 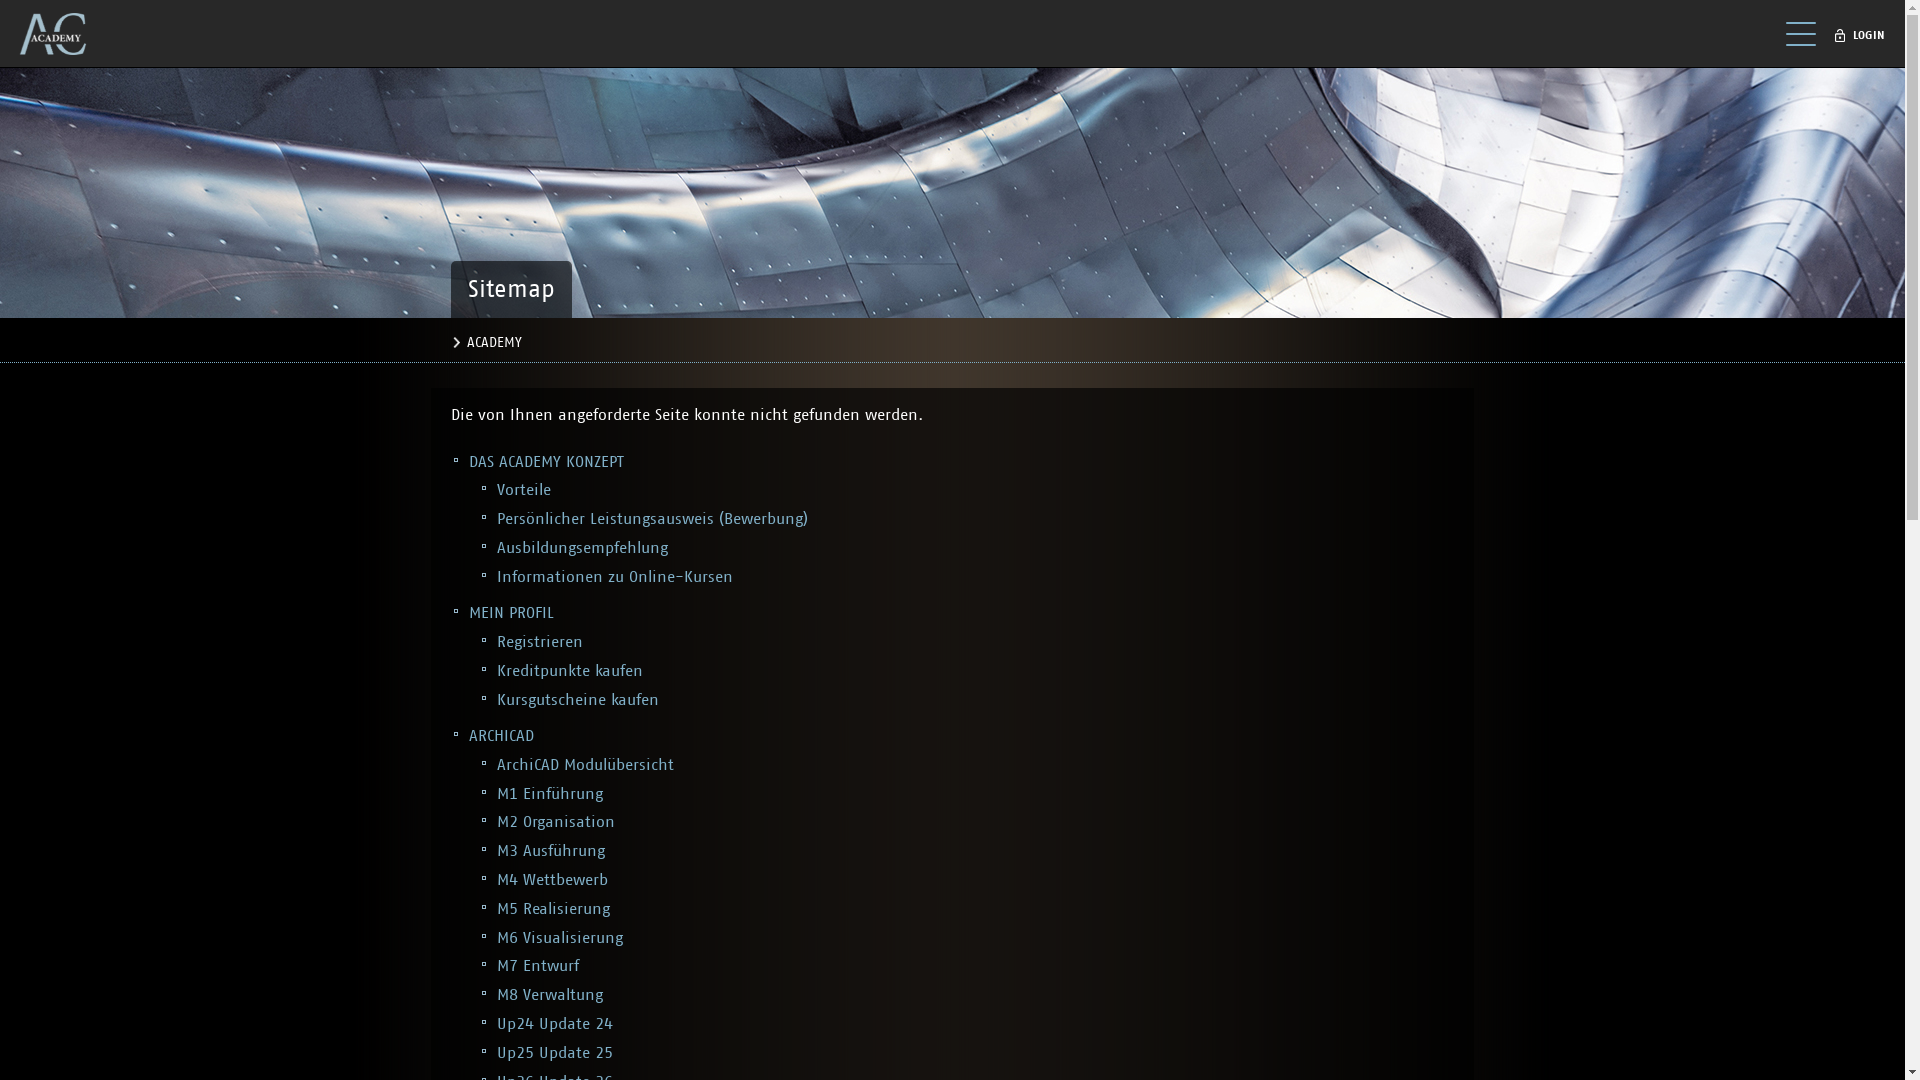 What do you see at coordinates (576, 698) in the screenshot?
I see `'Kursgutscheine kaufen'` at bounding box center [576, 698].